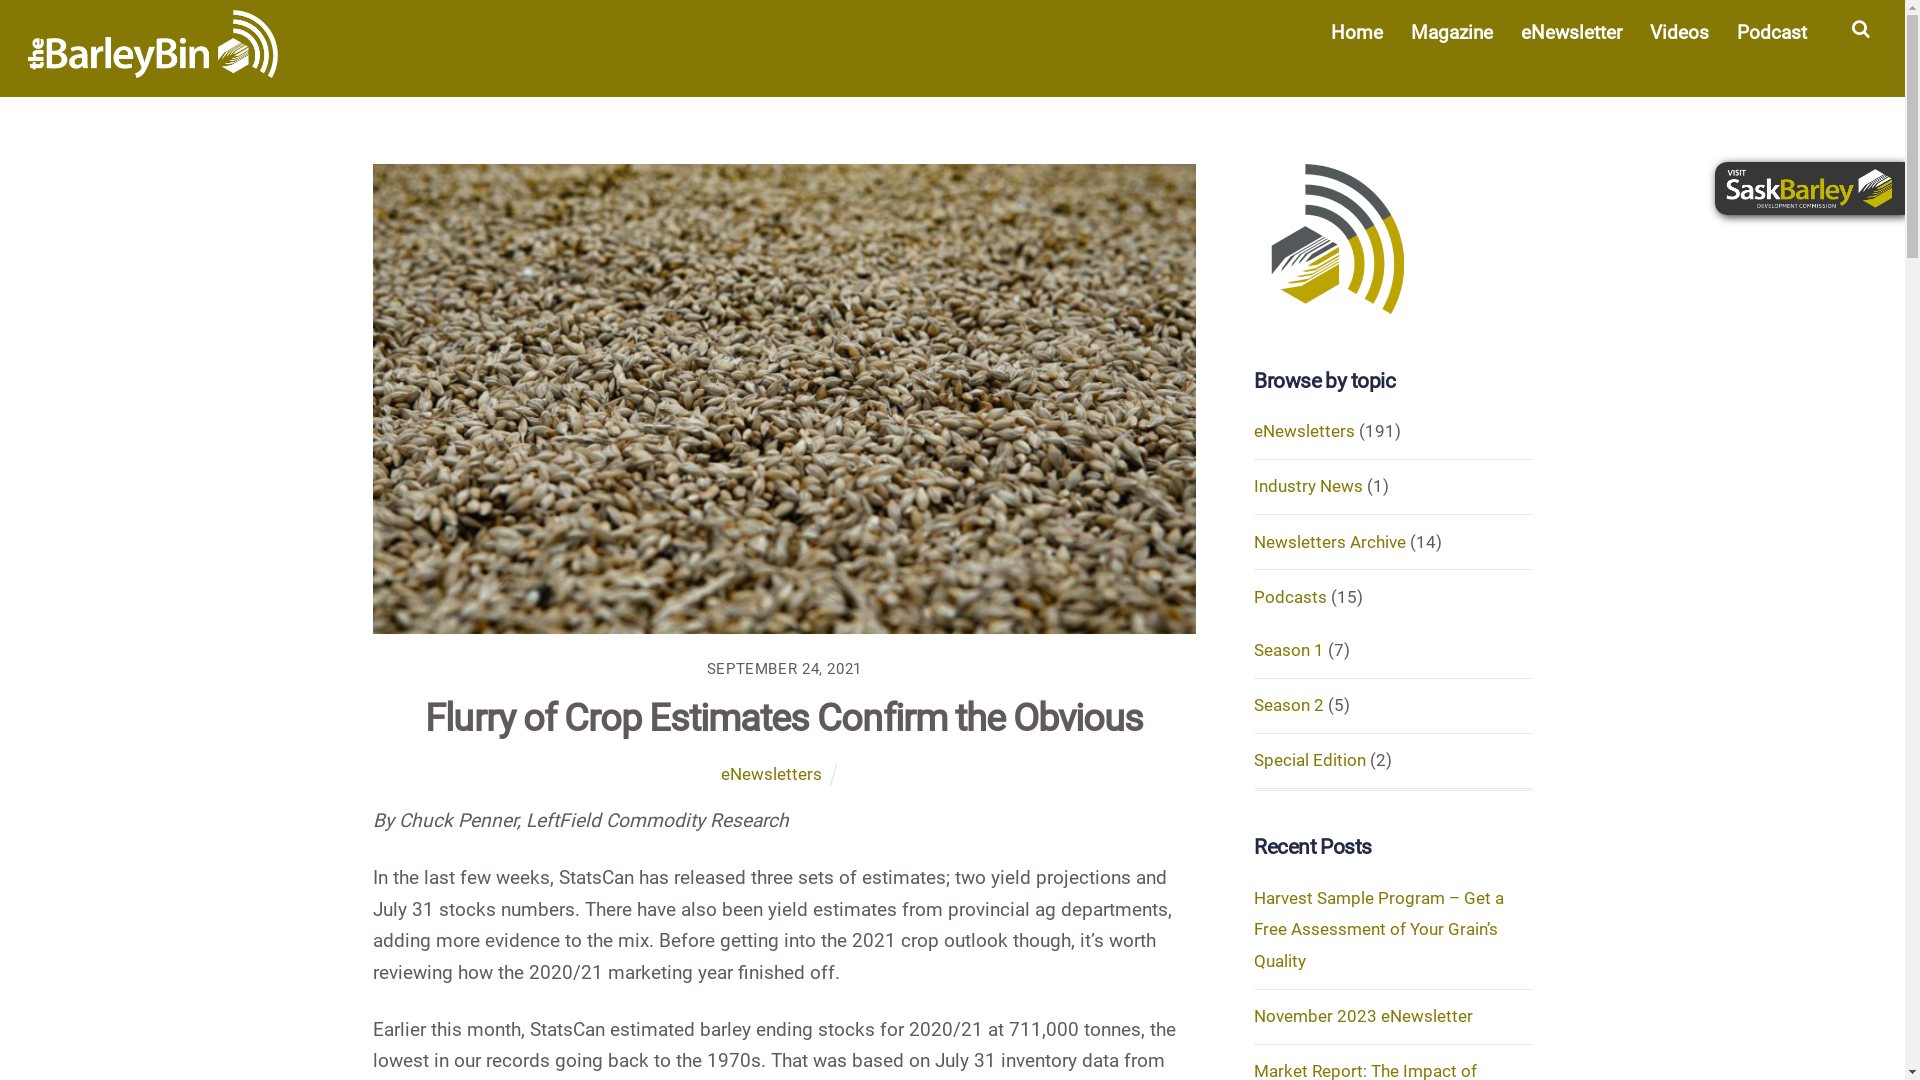  Describe the element at coordinates (1569, 32) in the screenshot. I see `'eNewsletter'` at that location.